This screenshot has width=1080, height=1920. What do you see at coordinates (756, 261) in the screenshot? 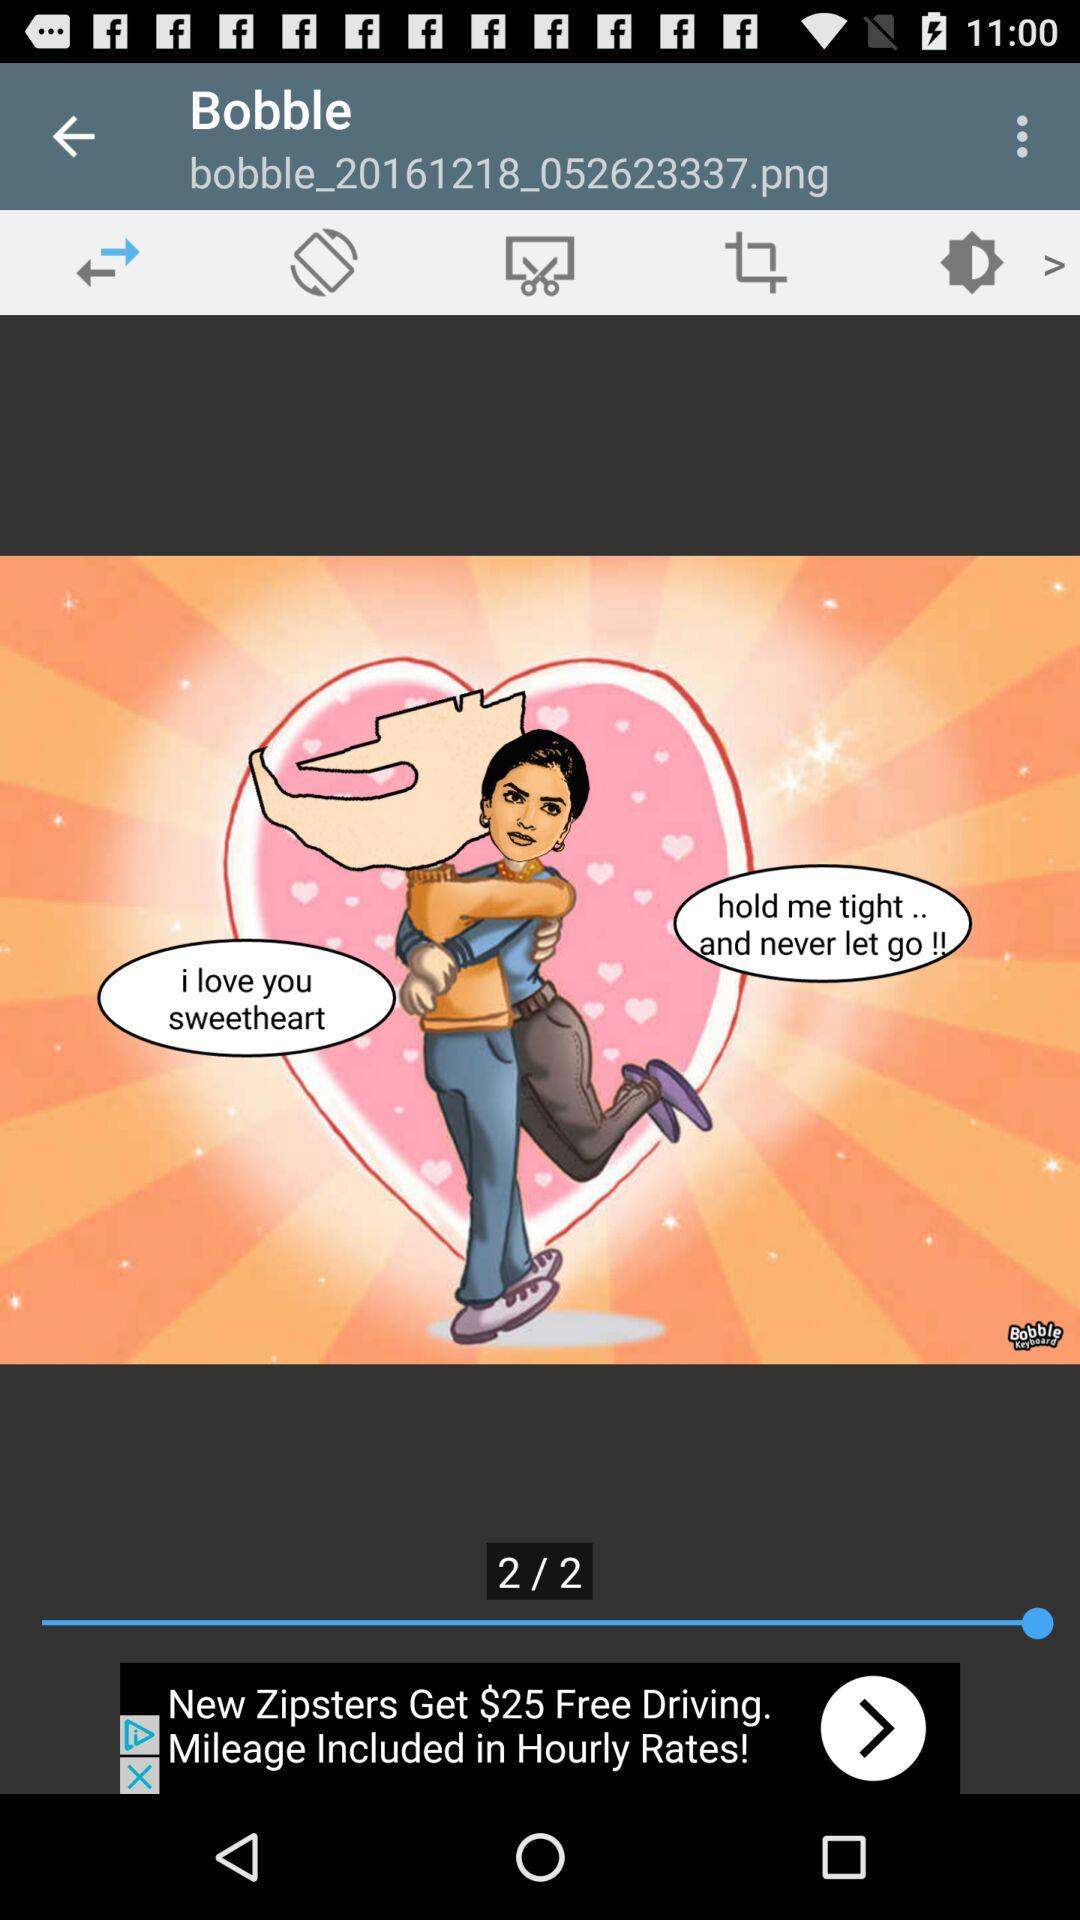
I see `the cropping icon` at bounding box center [756, 261].